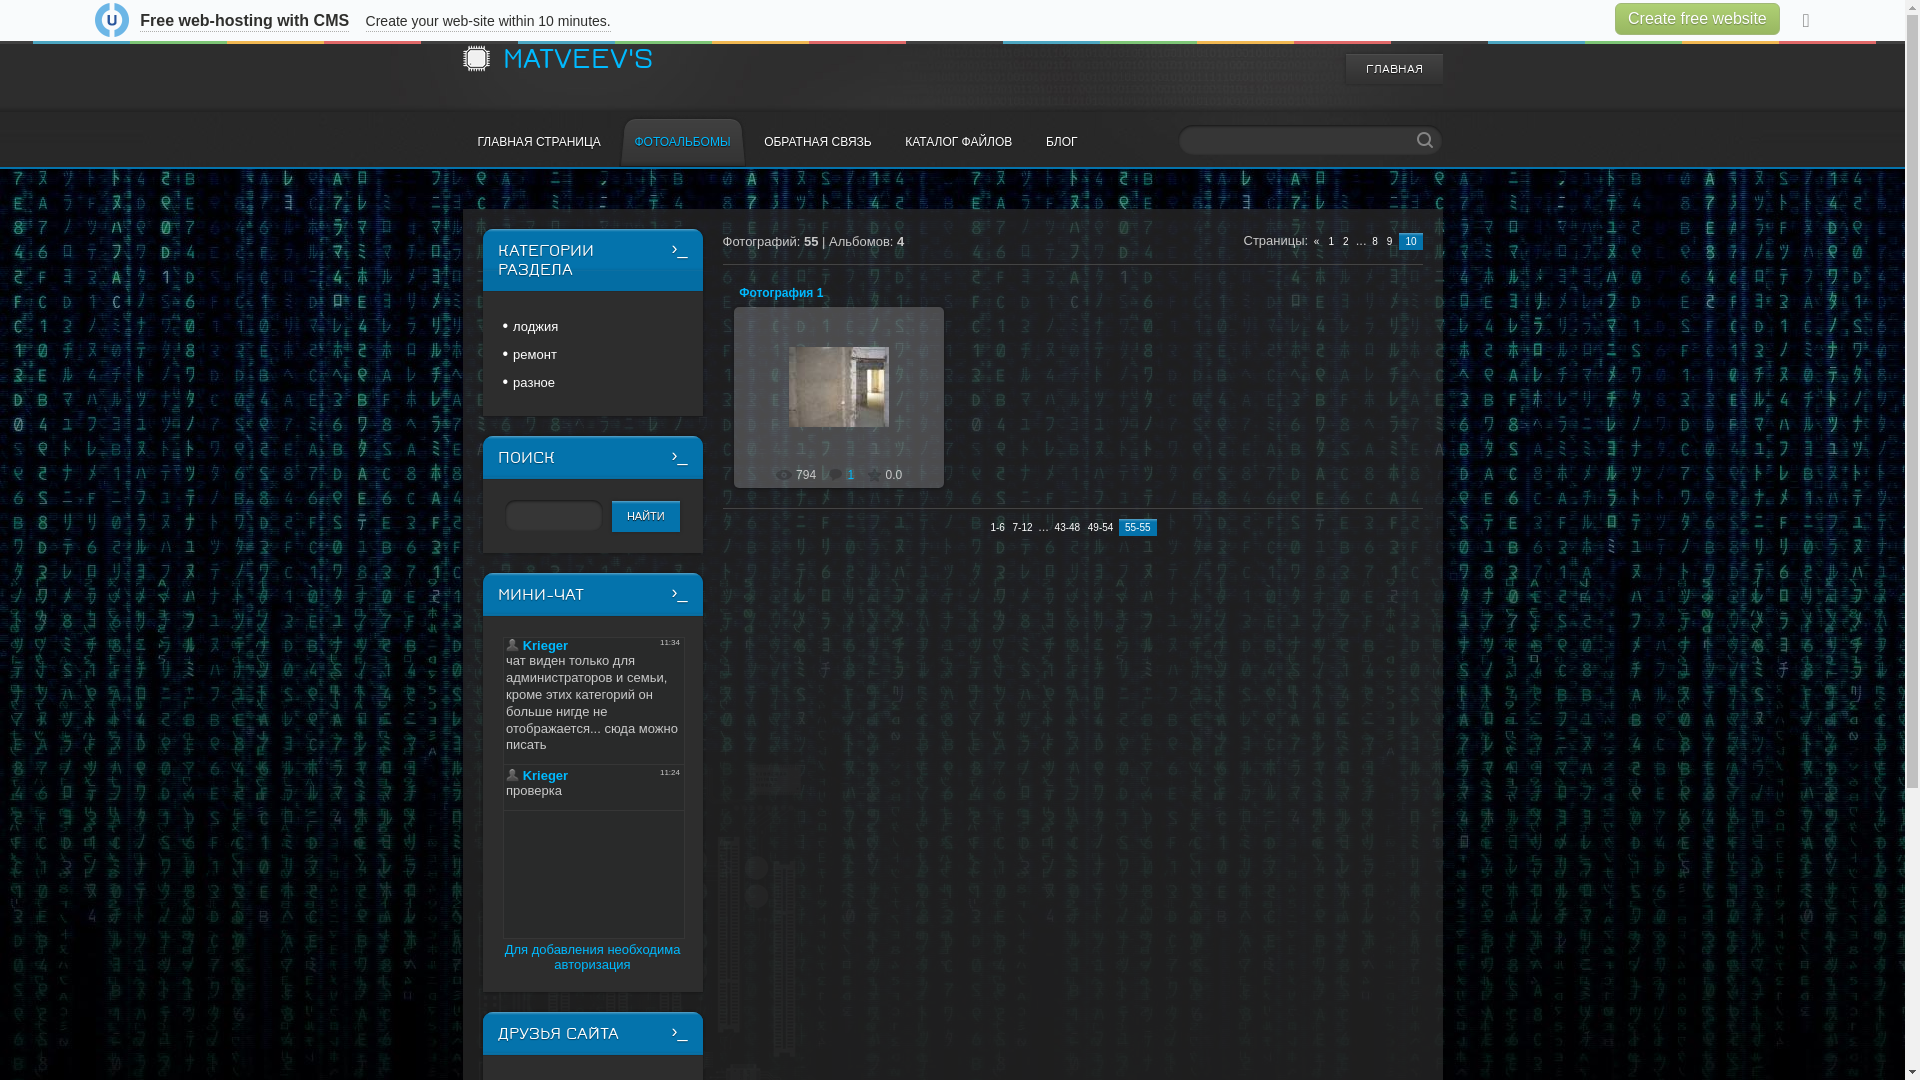  Describe the element at coordinates (1389, 240) in the screenshot. I see `'9'` at that location.